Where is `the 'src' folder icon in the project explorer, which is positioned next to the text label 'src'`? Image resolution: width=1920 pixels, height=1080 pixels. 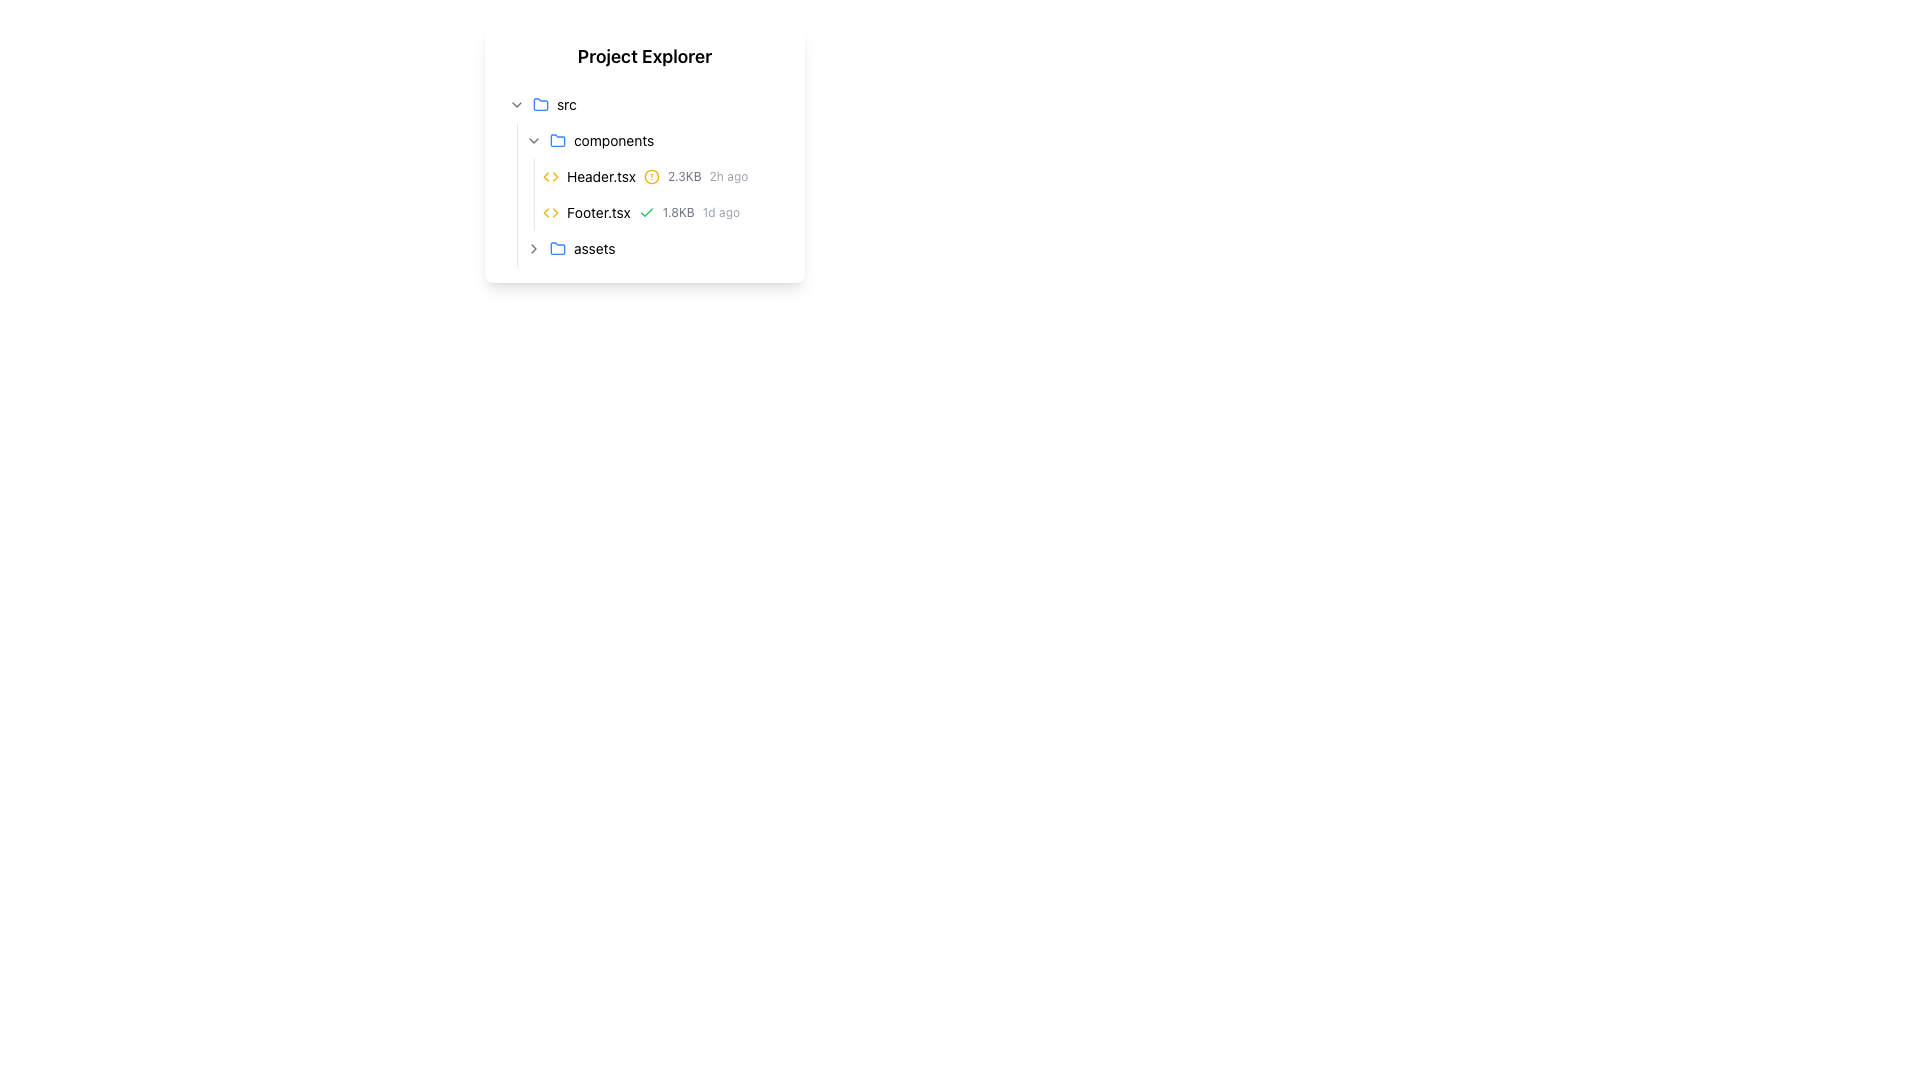 the 'src' folder icon in the project explorer, which is positioned next to the text label 'src' is located at coordinates (541, 104).